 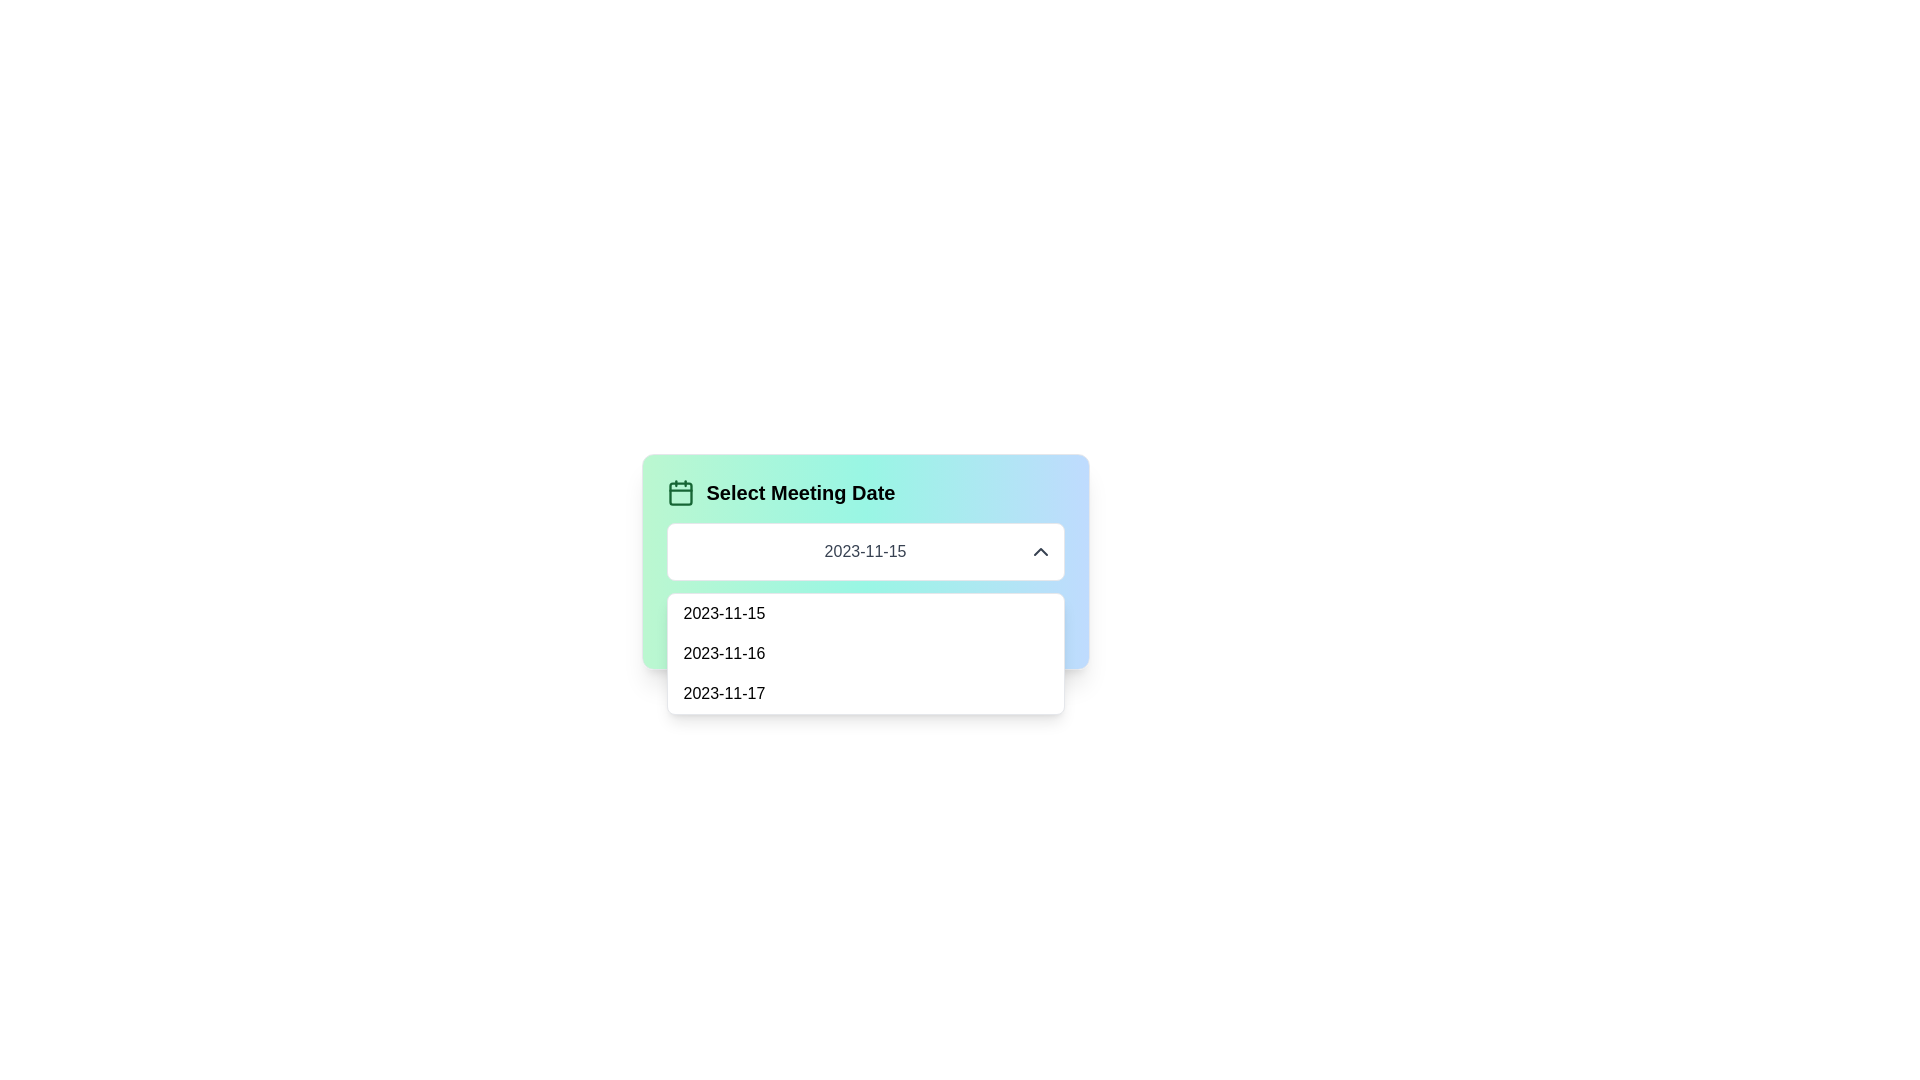 What do you see at coordinates (865, 693) in the screenshot?
I see `the List item displaying the date '2023-11-17' in the dropdown menu` at bounding box center [865, 693].